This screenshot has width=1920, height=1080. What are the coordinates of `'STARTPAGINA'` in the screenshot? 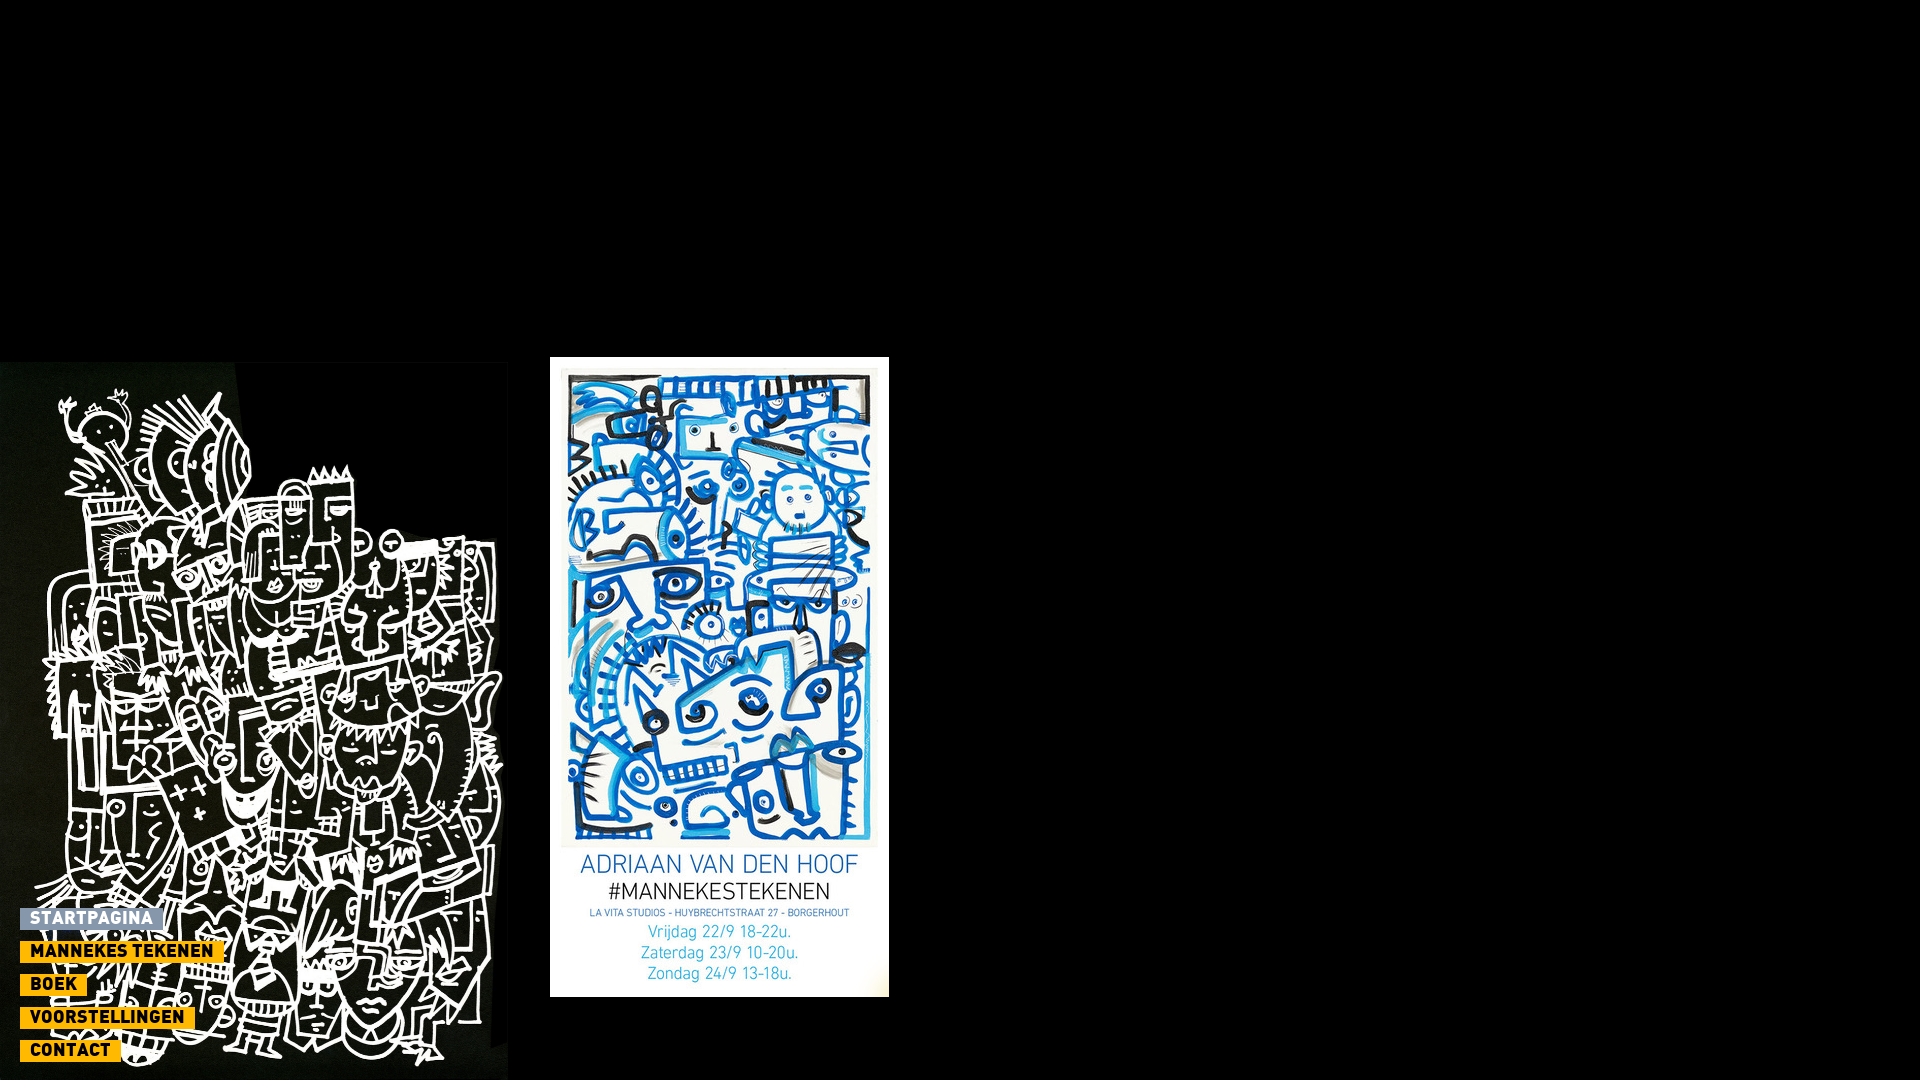 It's located at (90, 918).